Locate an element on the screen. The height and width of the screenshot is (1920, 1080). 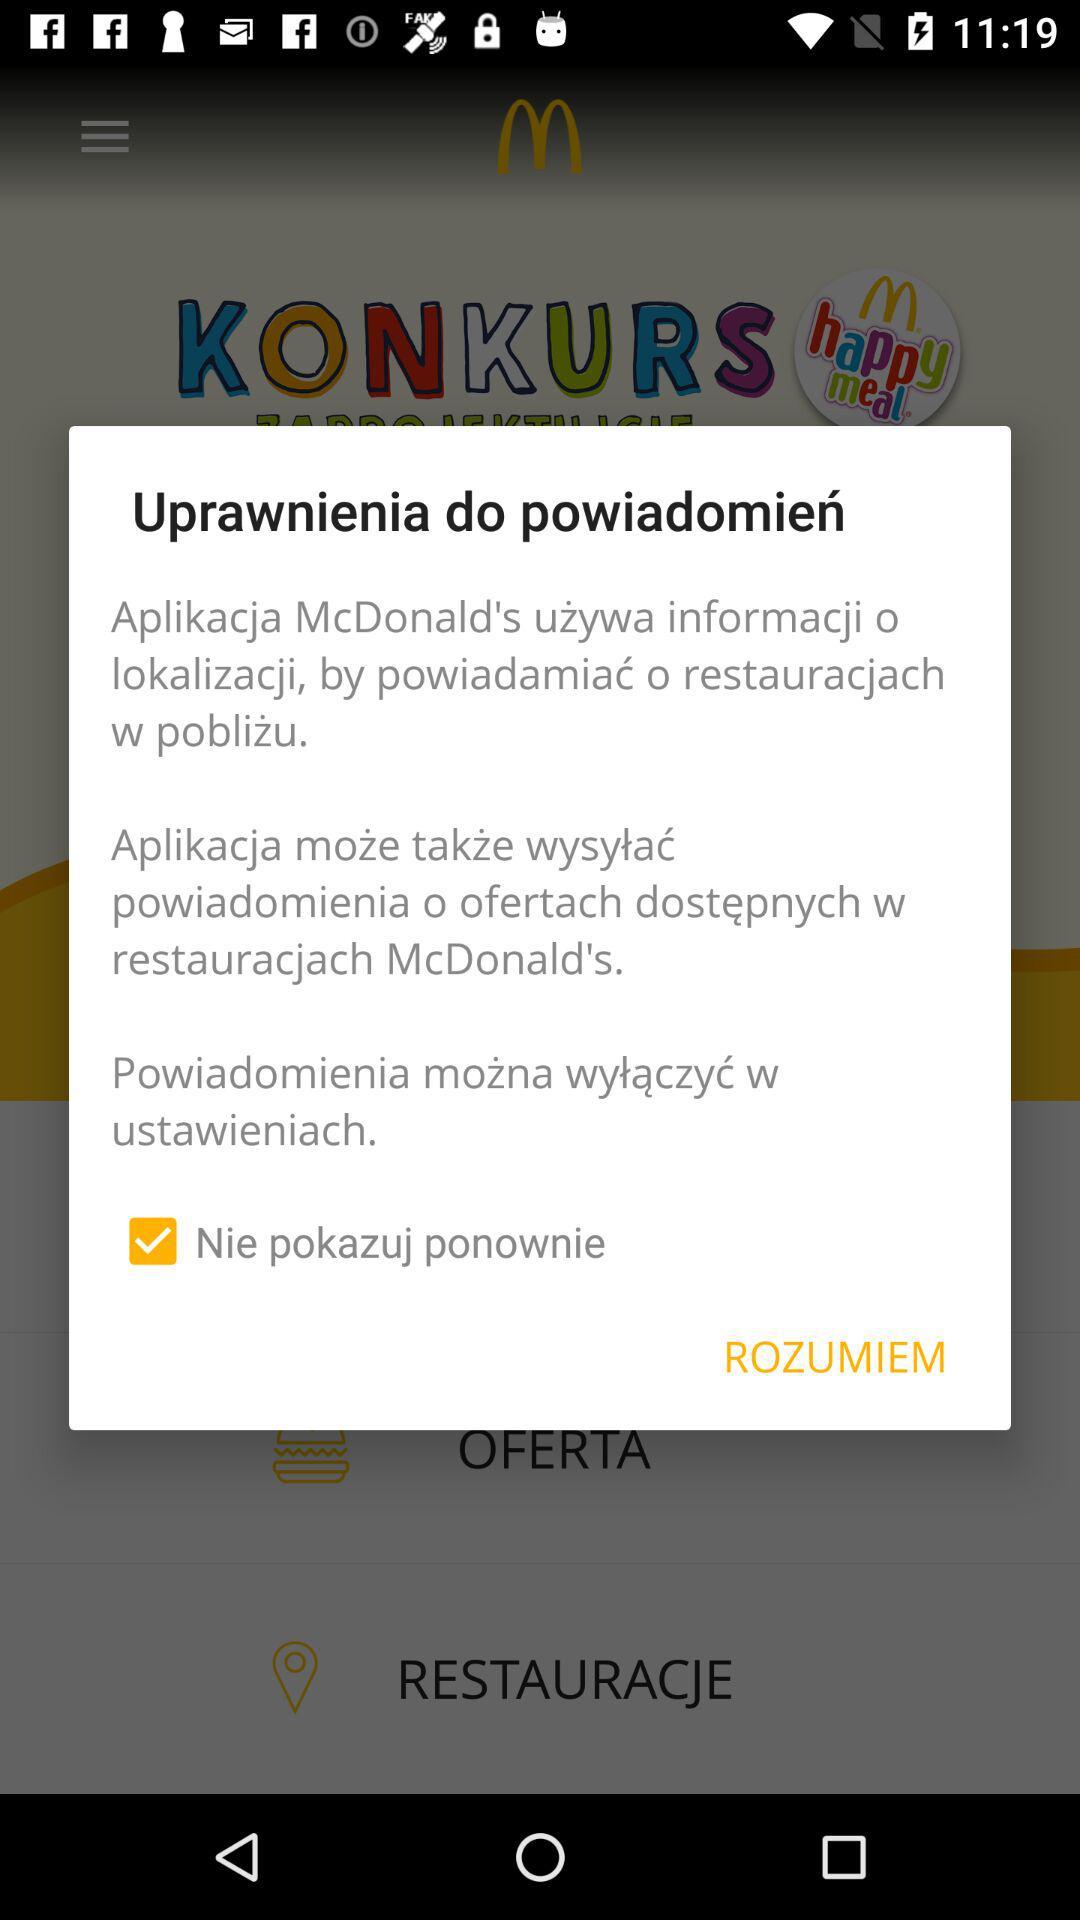
the nie pokazuj ponownie is located at coordinates (357, 1240).